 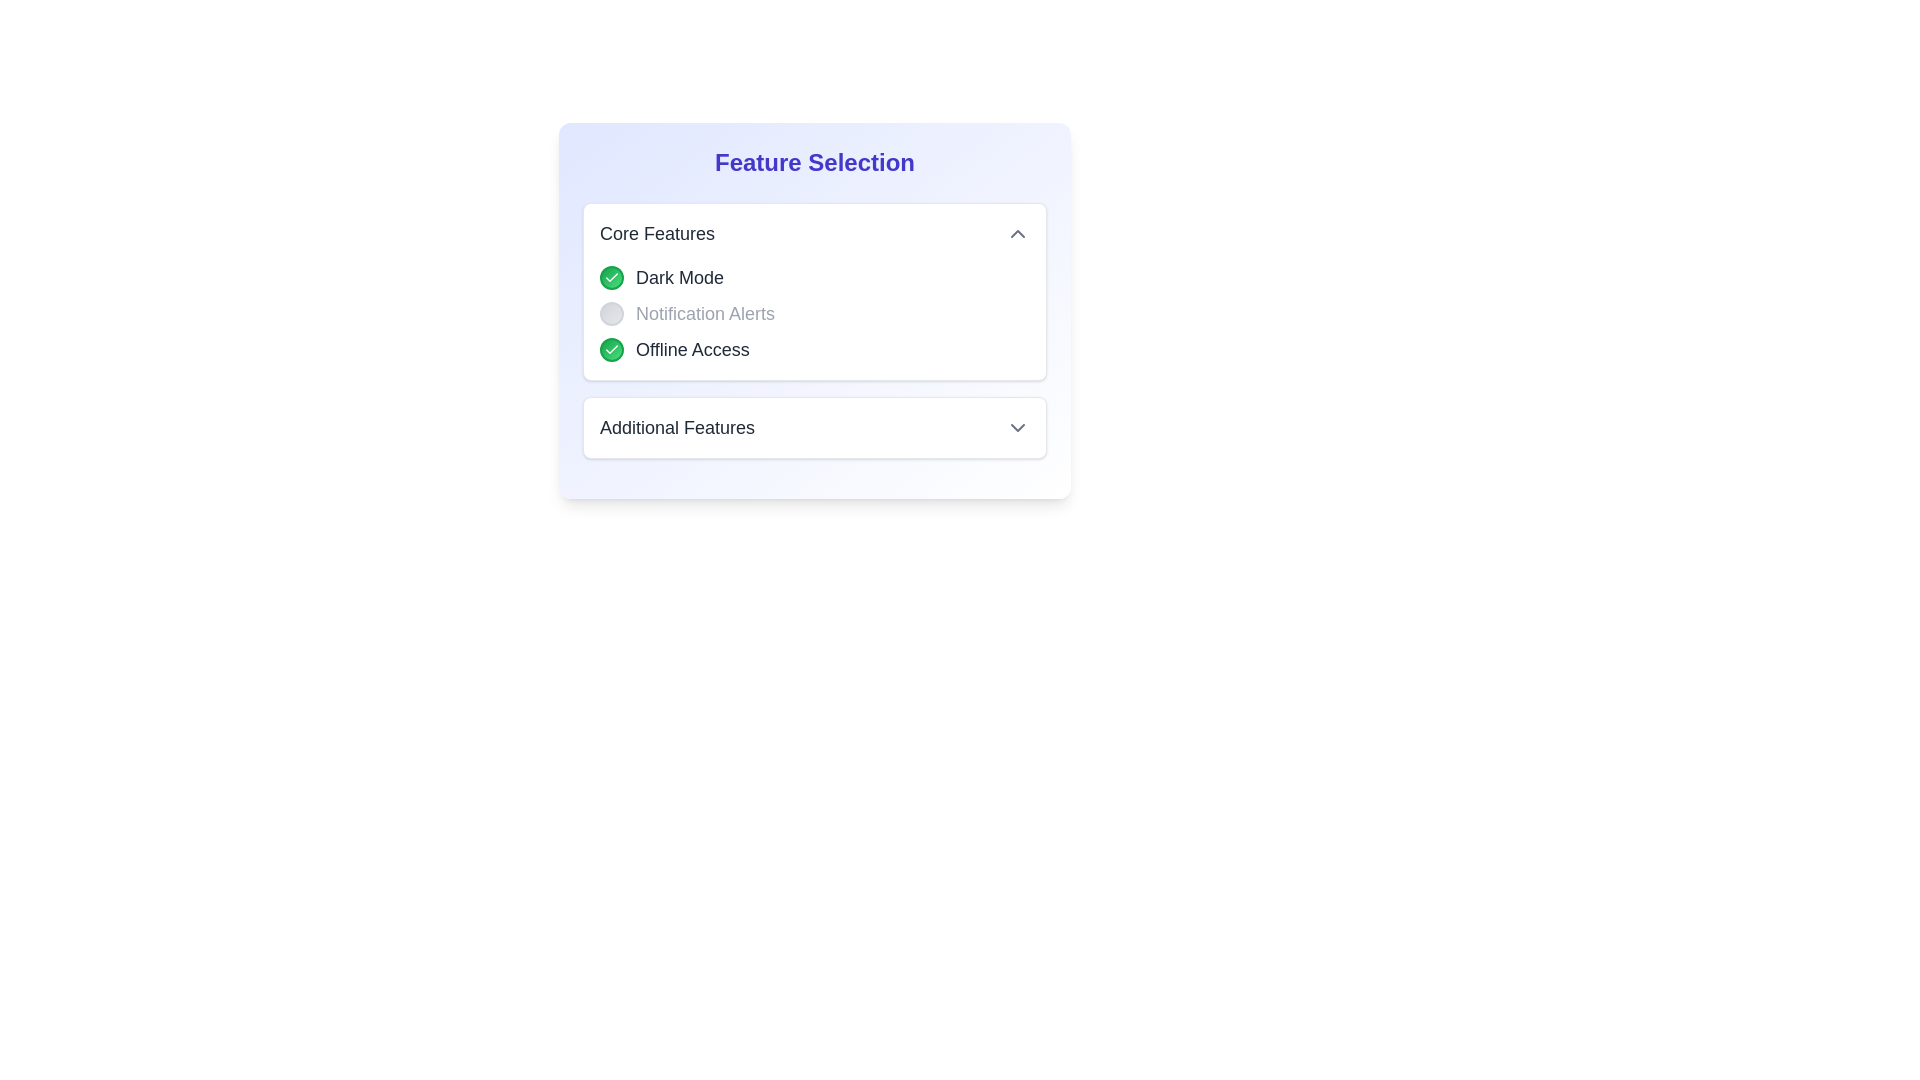 What do you see at coordinates (815, 349) in the screenshot?
I see `the 'Offline Access' option, which is the third item in the 'Core Features' list below 'Dark Mode' and 'Notification Alerts'` at bounding box center [815, 349].